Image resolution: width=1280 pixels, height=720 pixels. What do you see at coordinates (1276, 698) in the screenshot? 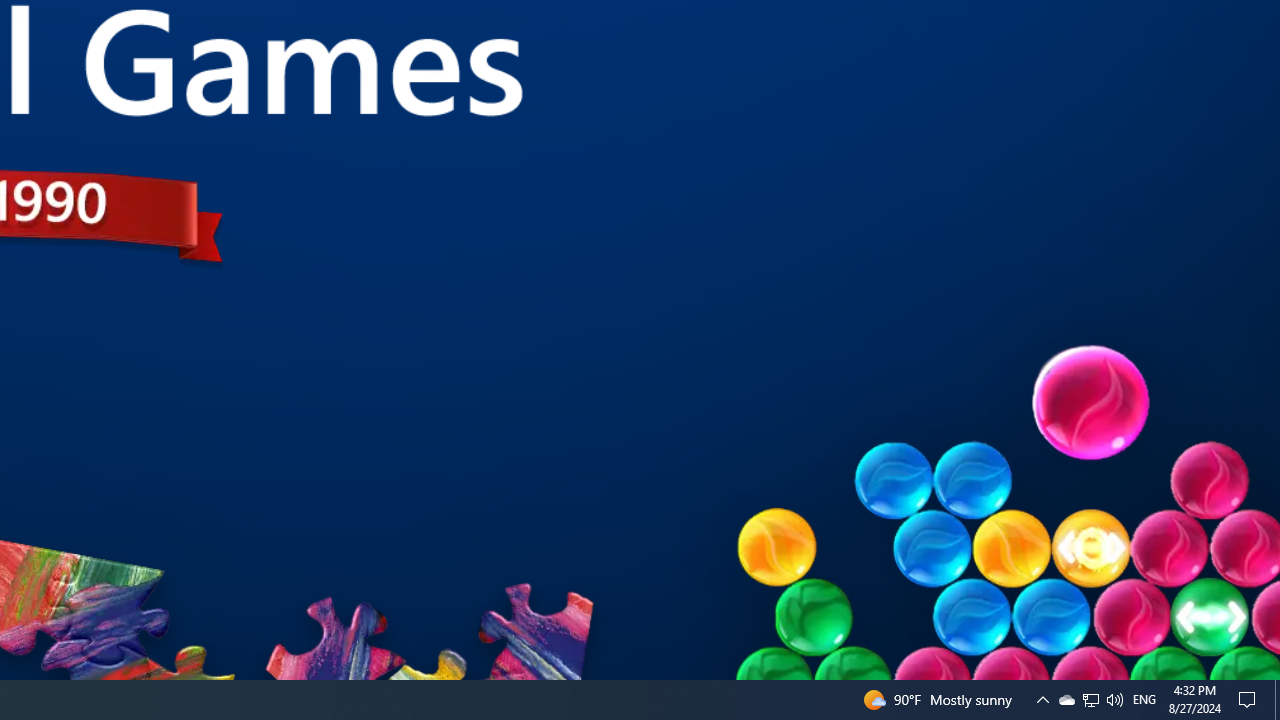
I see `'Show desktop'` at bounding box center [1276, 698].